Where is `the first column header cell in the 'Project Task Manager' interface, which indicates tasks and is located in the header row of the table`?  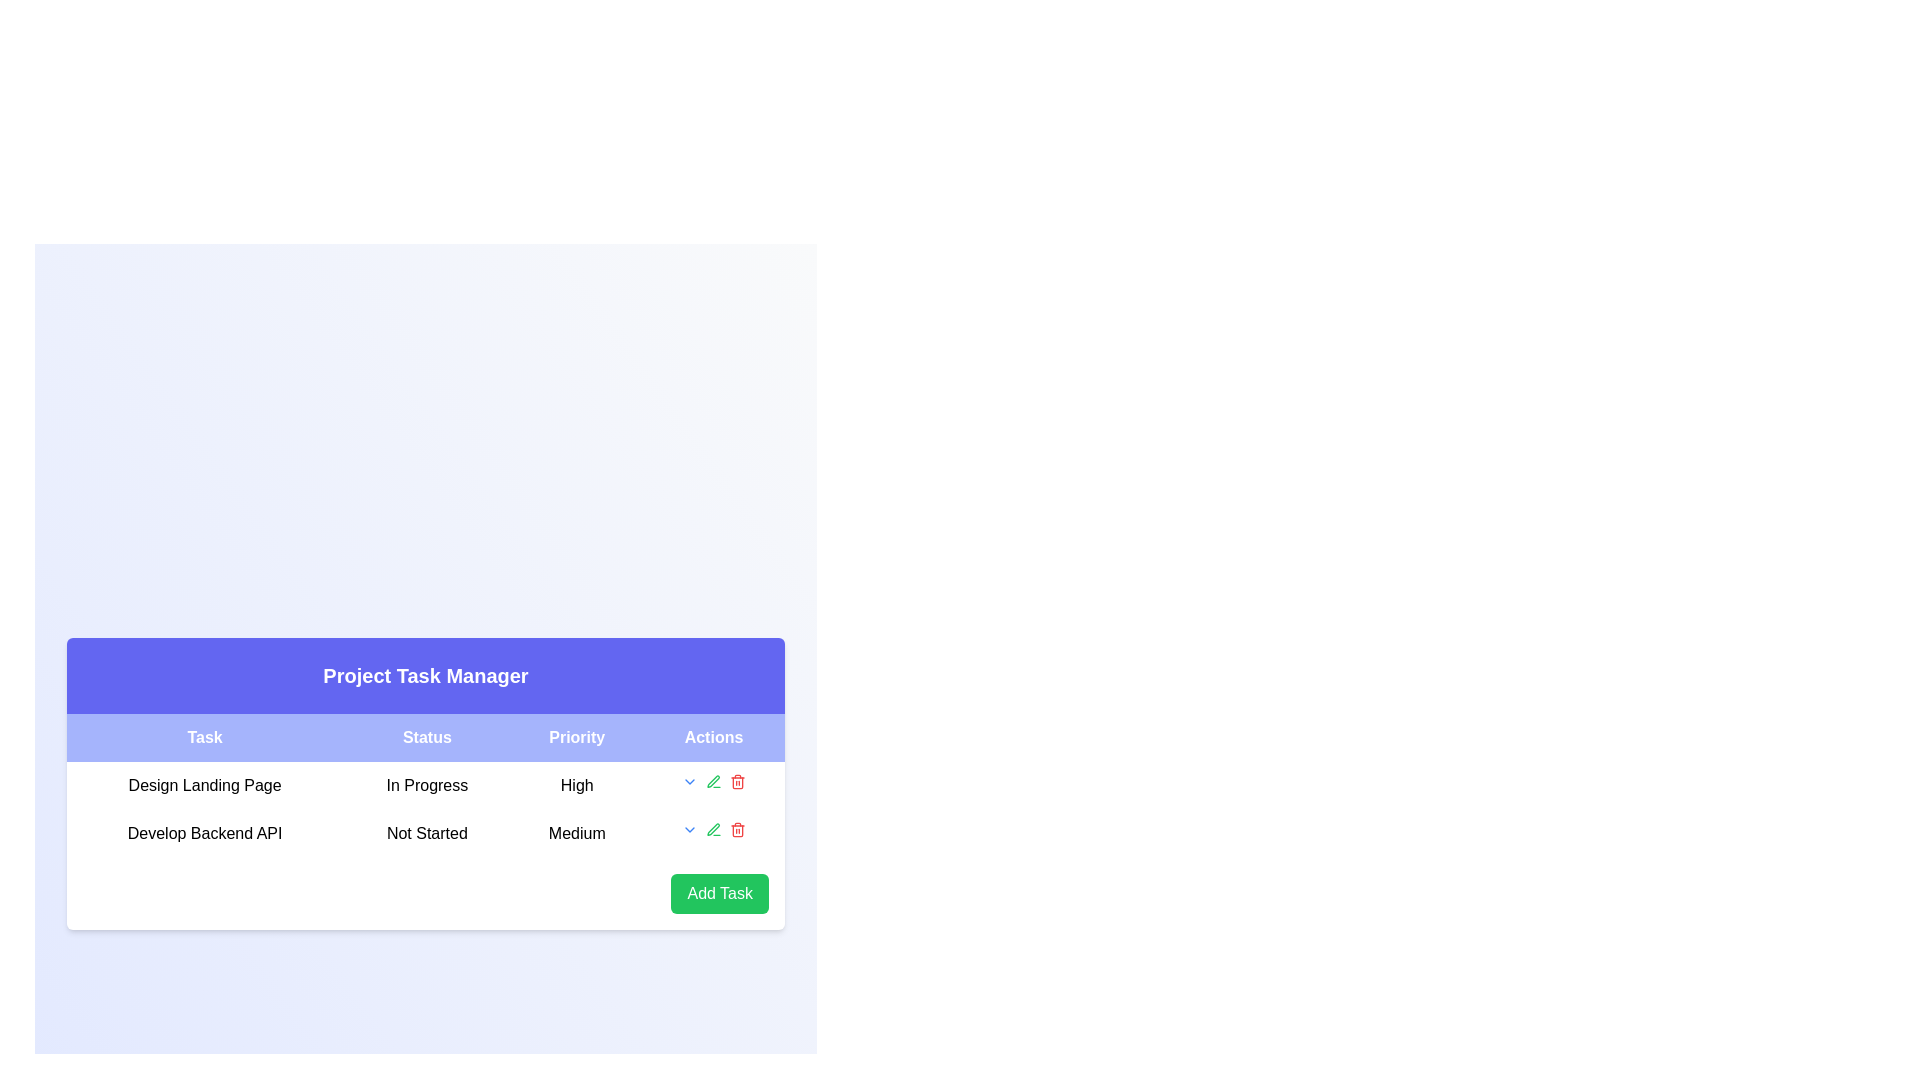 the first column header cell in the 'Project Task Manager' interface, which indicates tasks and is located in the header row of the table is located at coordinates (205, 737).